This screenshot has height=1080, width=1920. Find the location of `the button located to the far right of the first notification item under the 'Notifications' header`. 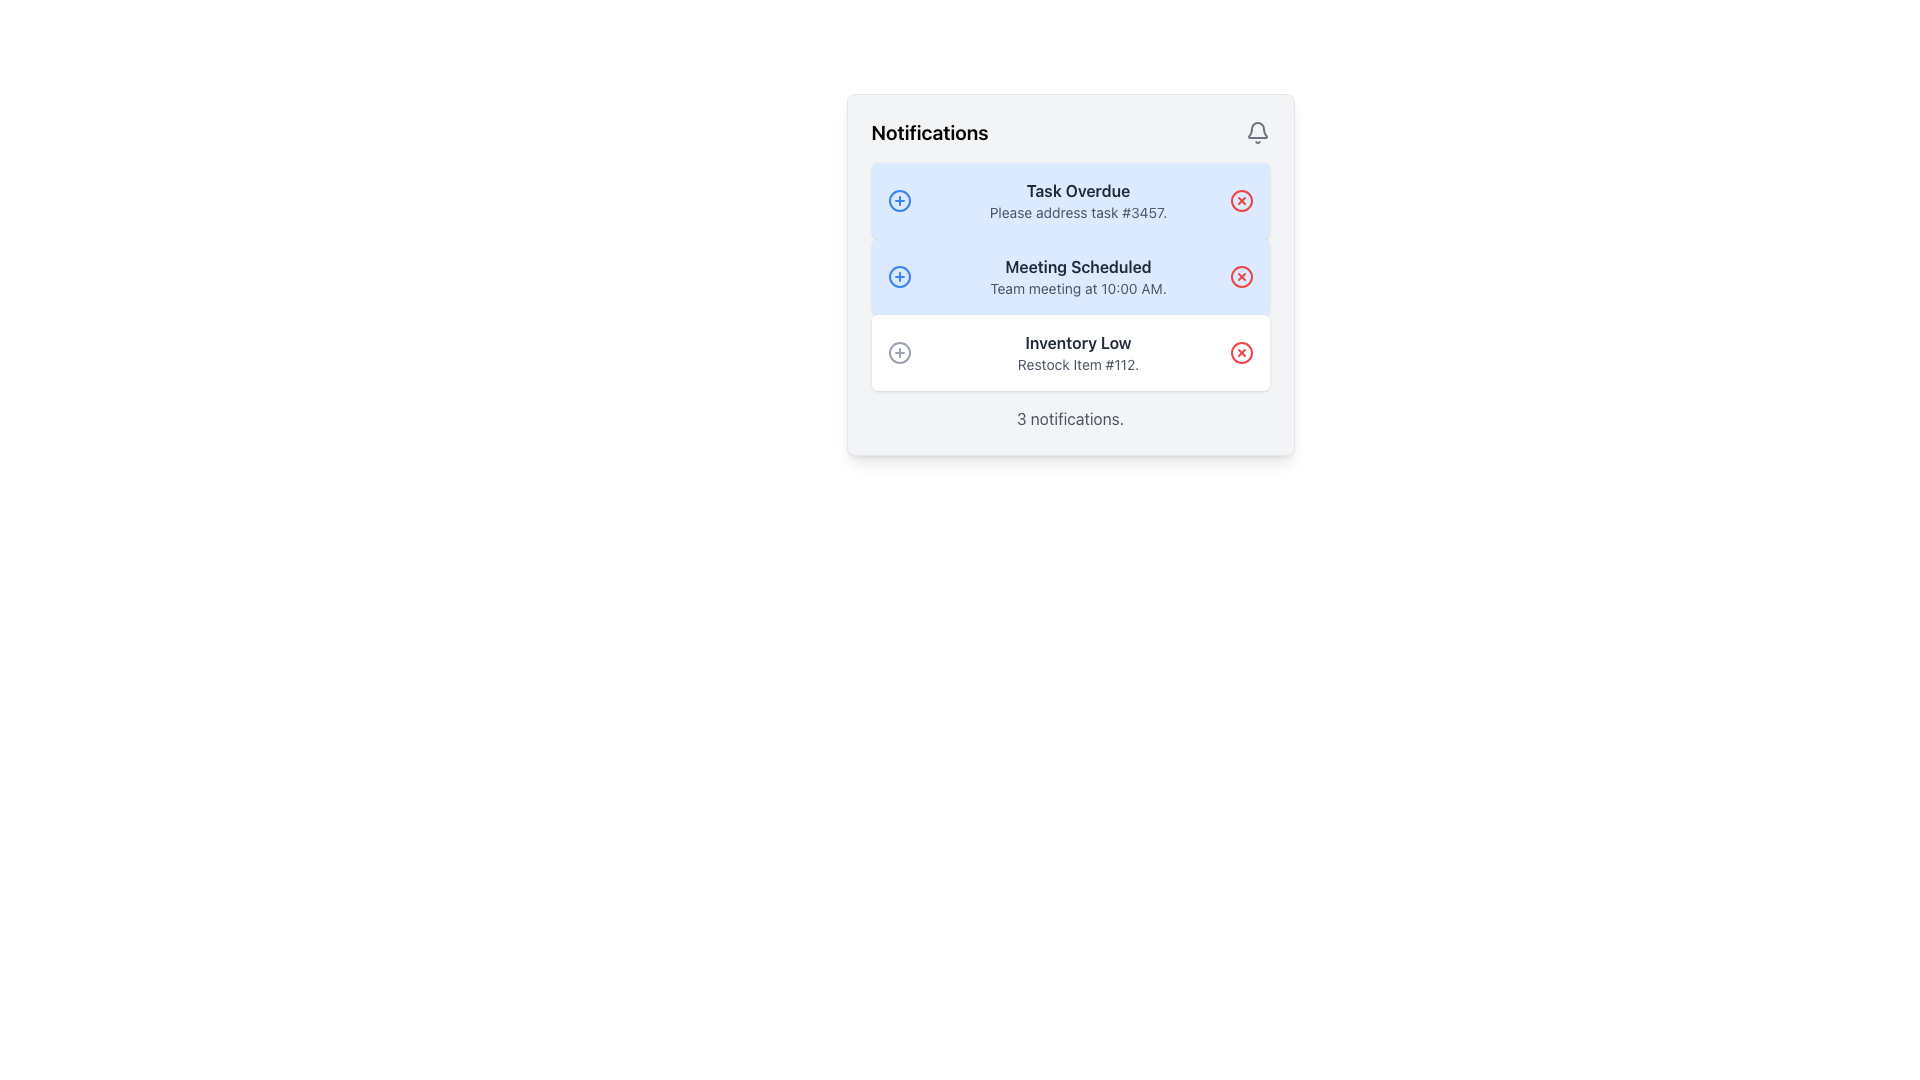

the button located to the far right of the first notification item under the 'Notifications' header is located at coordinates (1240, 200).